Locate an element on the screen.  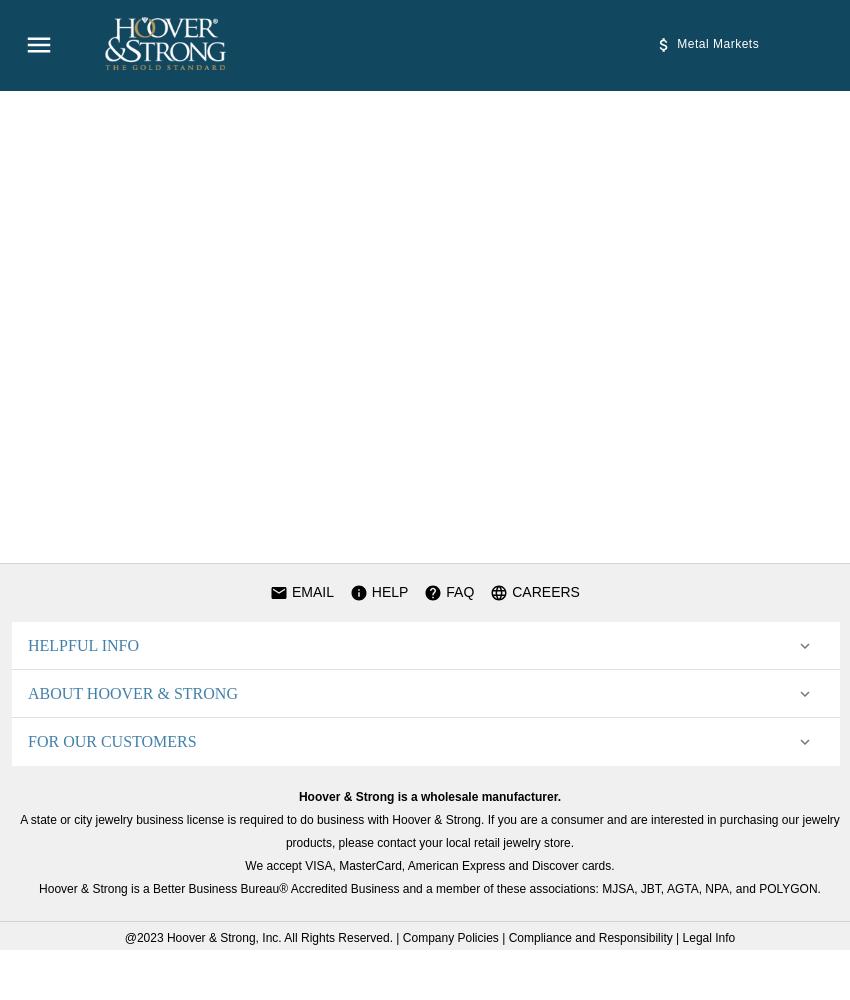
'CAREERS' is located at coordinates (542, 591).